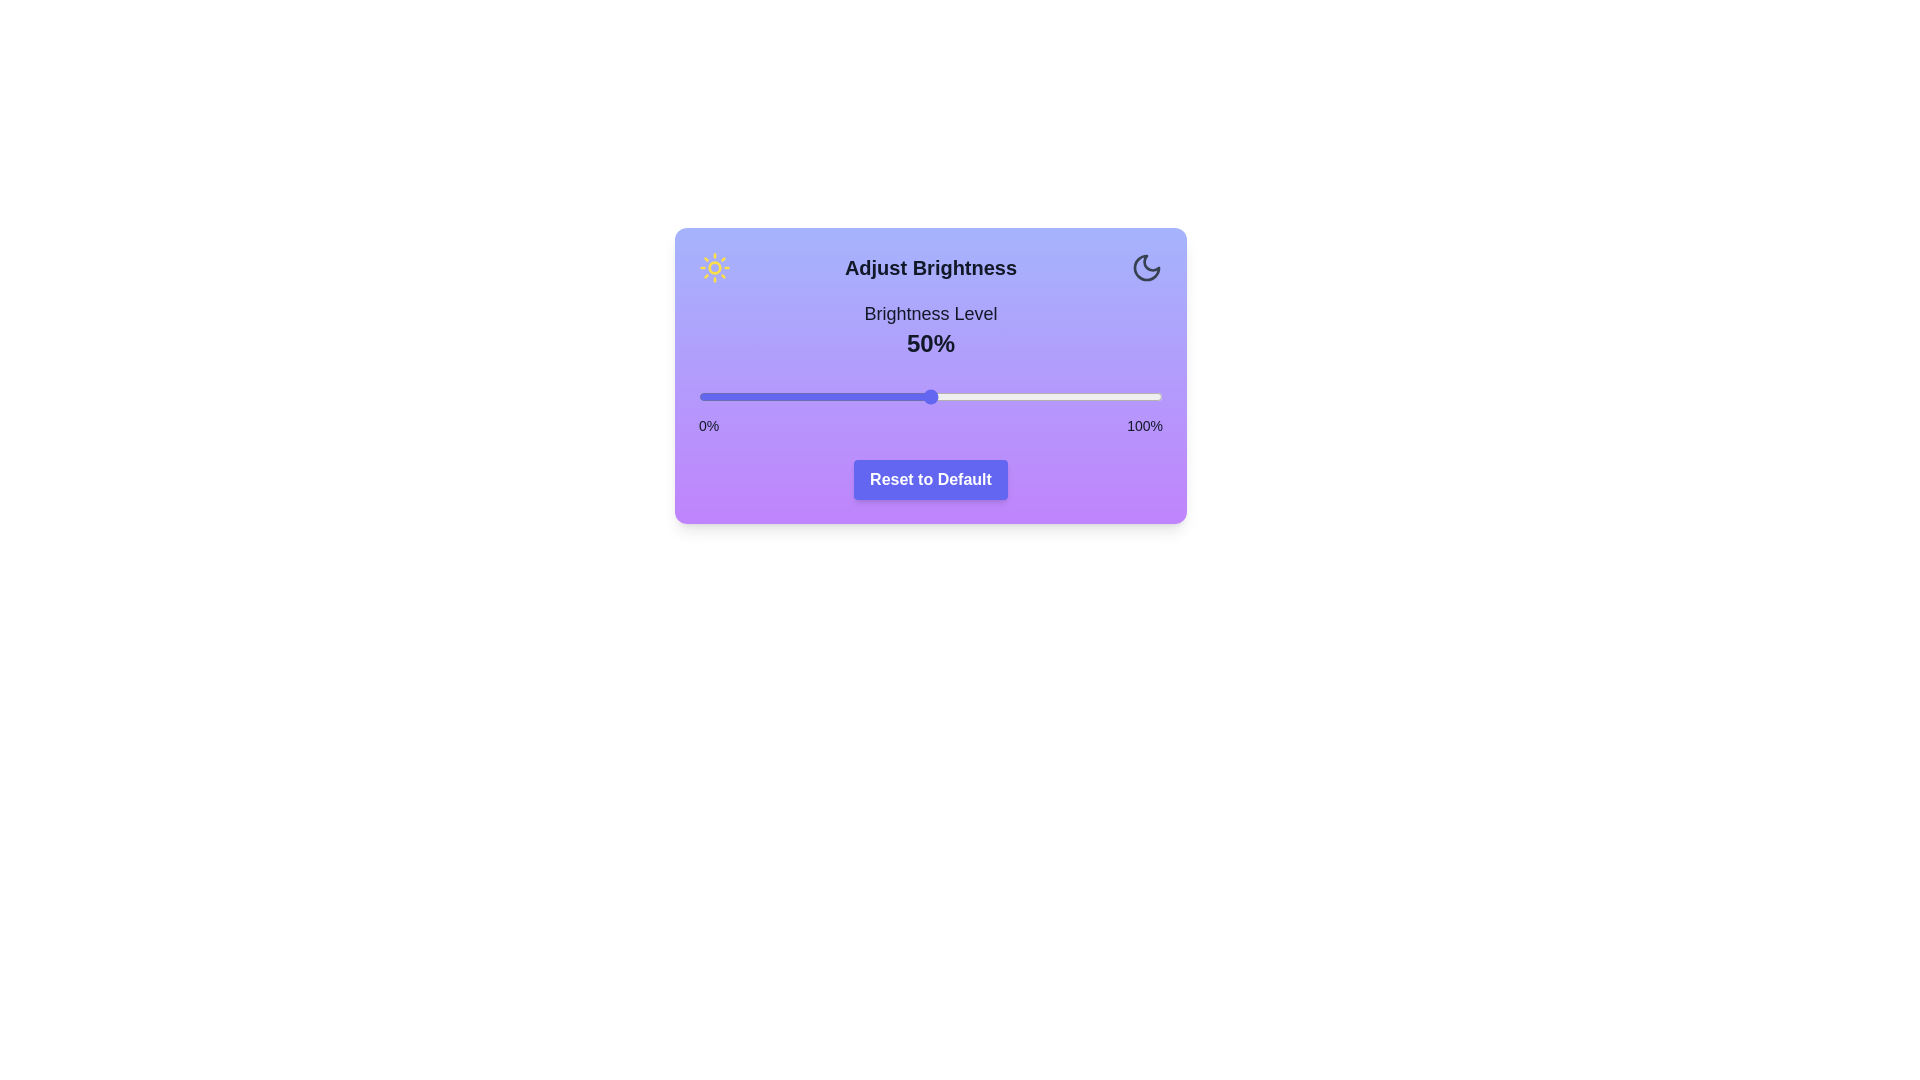 Image resolution: width=1920 pixels, height=1080 pixels. What do you see at coordinates (930, 397) in the screenshot?
I see `the brightness slider to 50%` at bounding box center [930, 397].